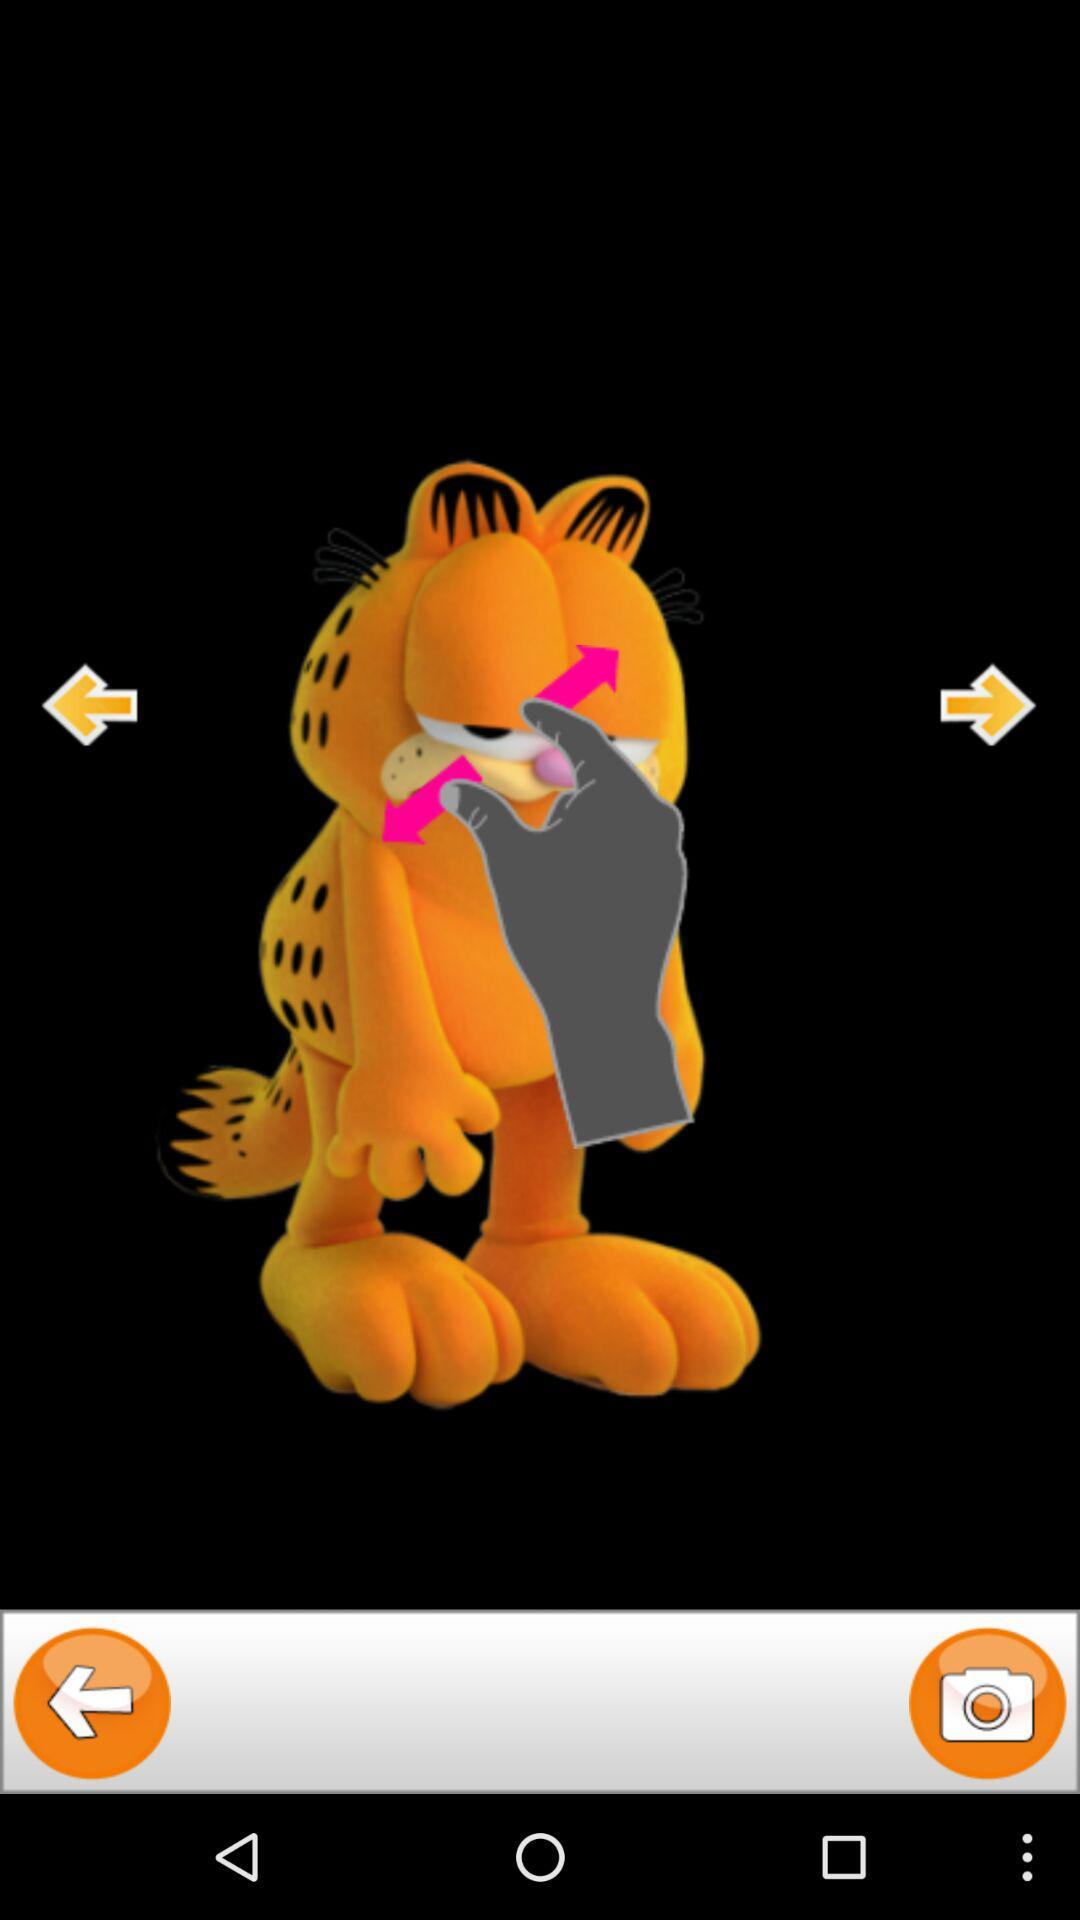 This screenshot has width=1080, height=1920. I want to click on next page, so click(988, 704).